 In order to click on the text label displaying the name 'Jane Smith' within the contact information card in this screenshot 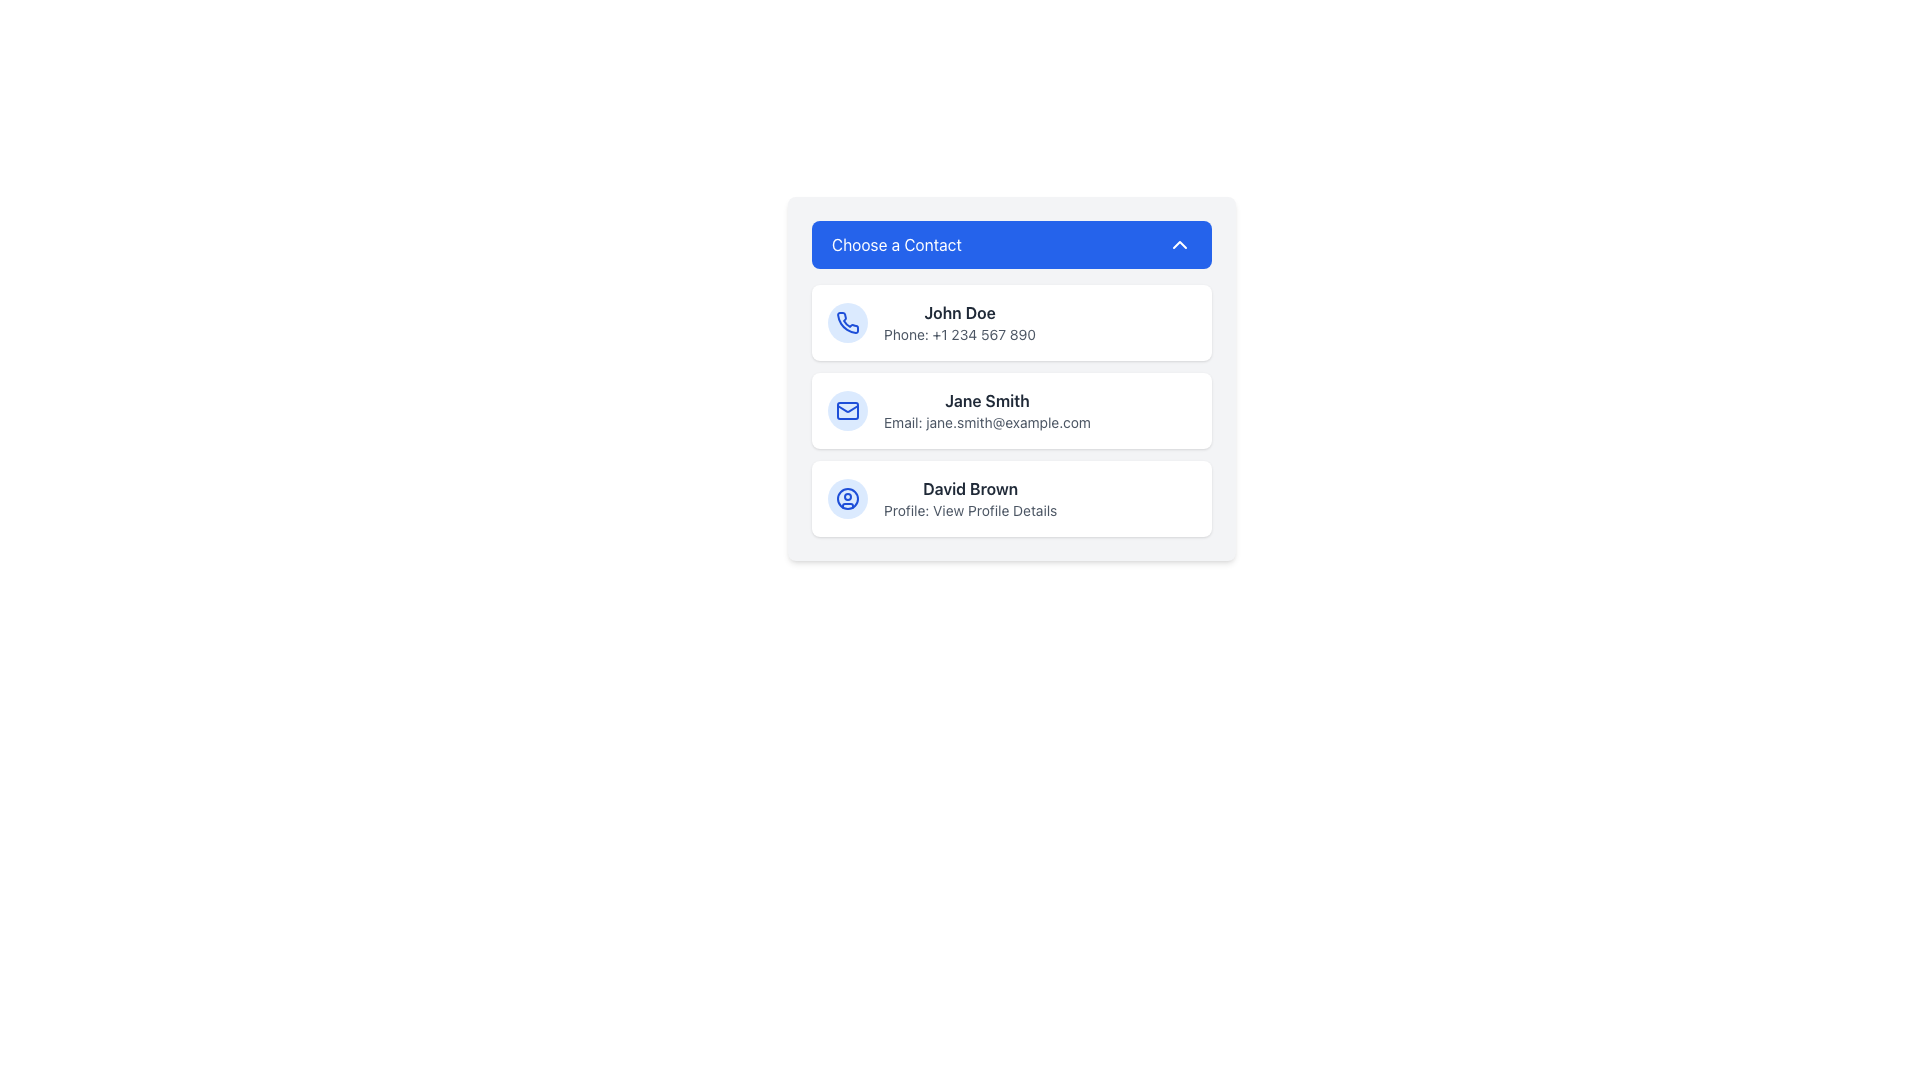, I will do `click(987, 401)`.